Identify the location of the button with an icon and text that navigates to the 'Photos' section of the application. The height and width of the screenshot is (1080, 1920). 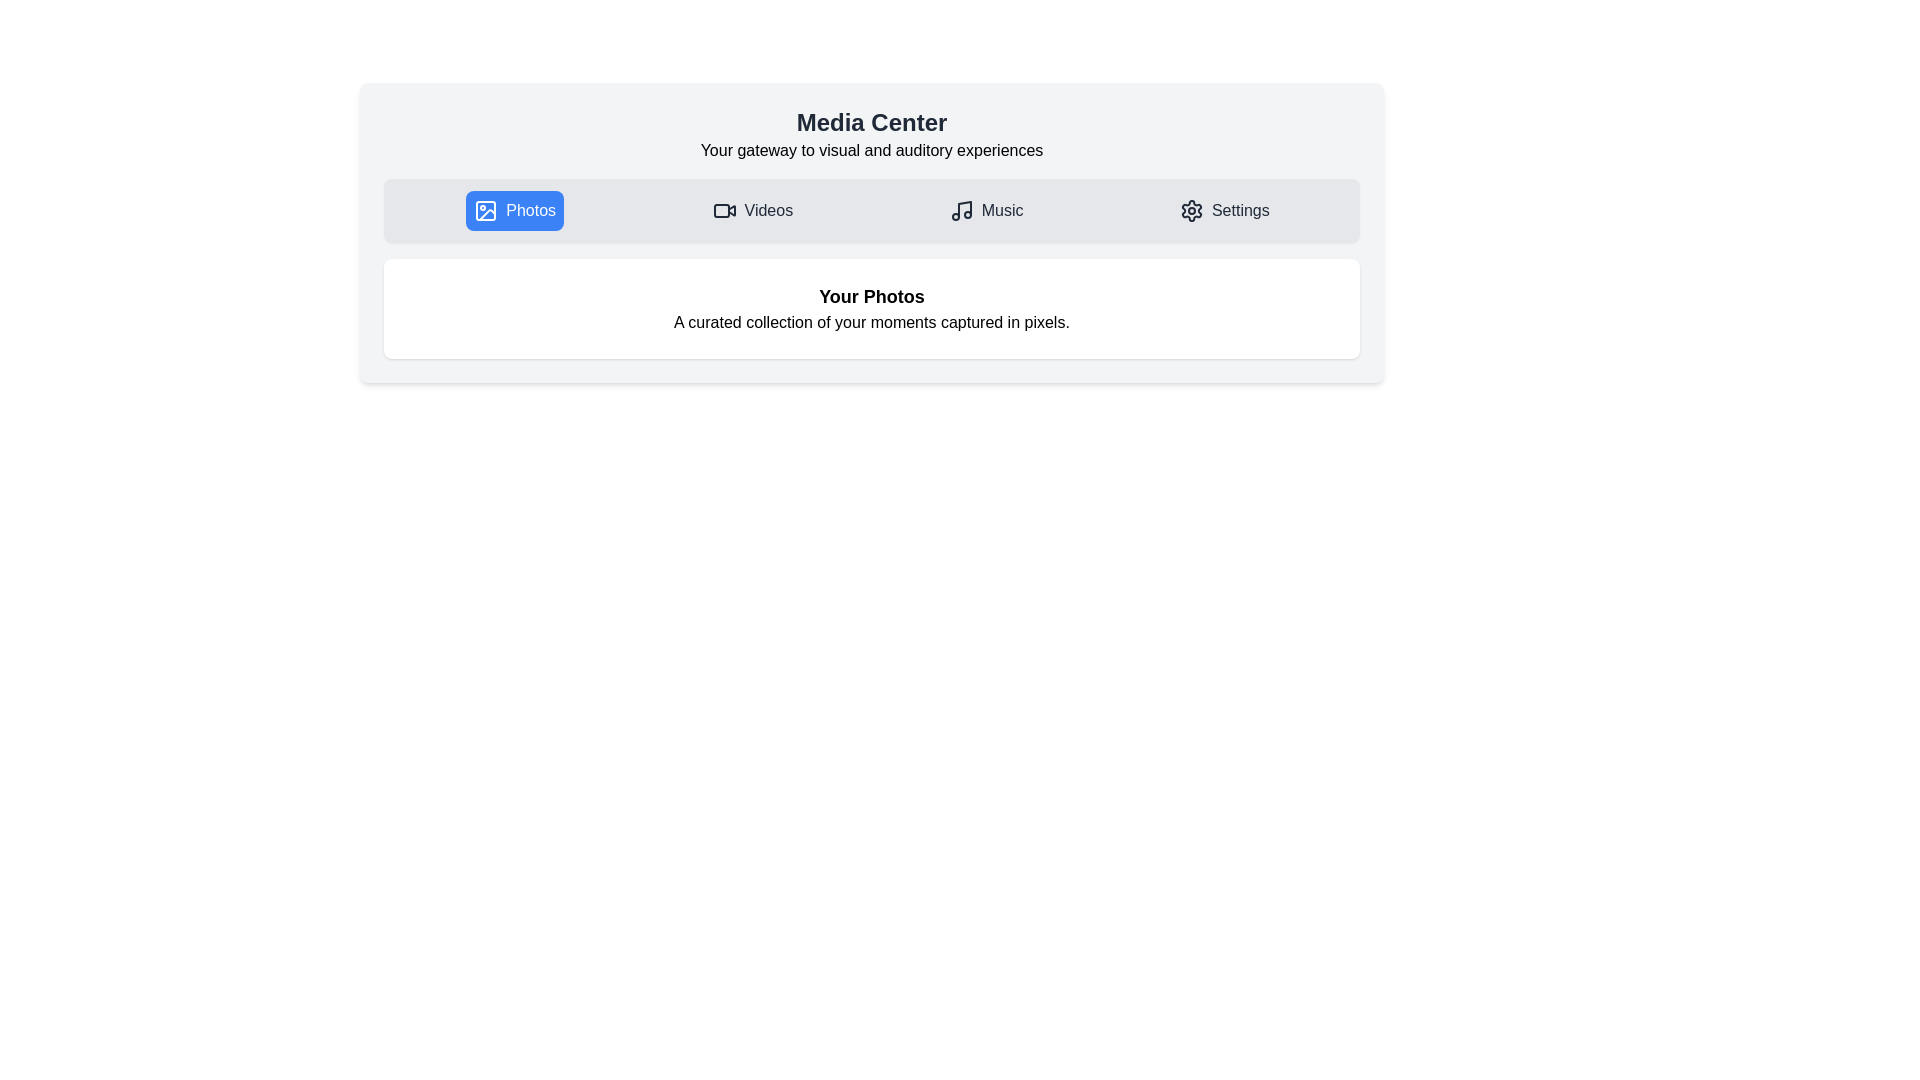
(515, 211).